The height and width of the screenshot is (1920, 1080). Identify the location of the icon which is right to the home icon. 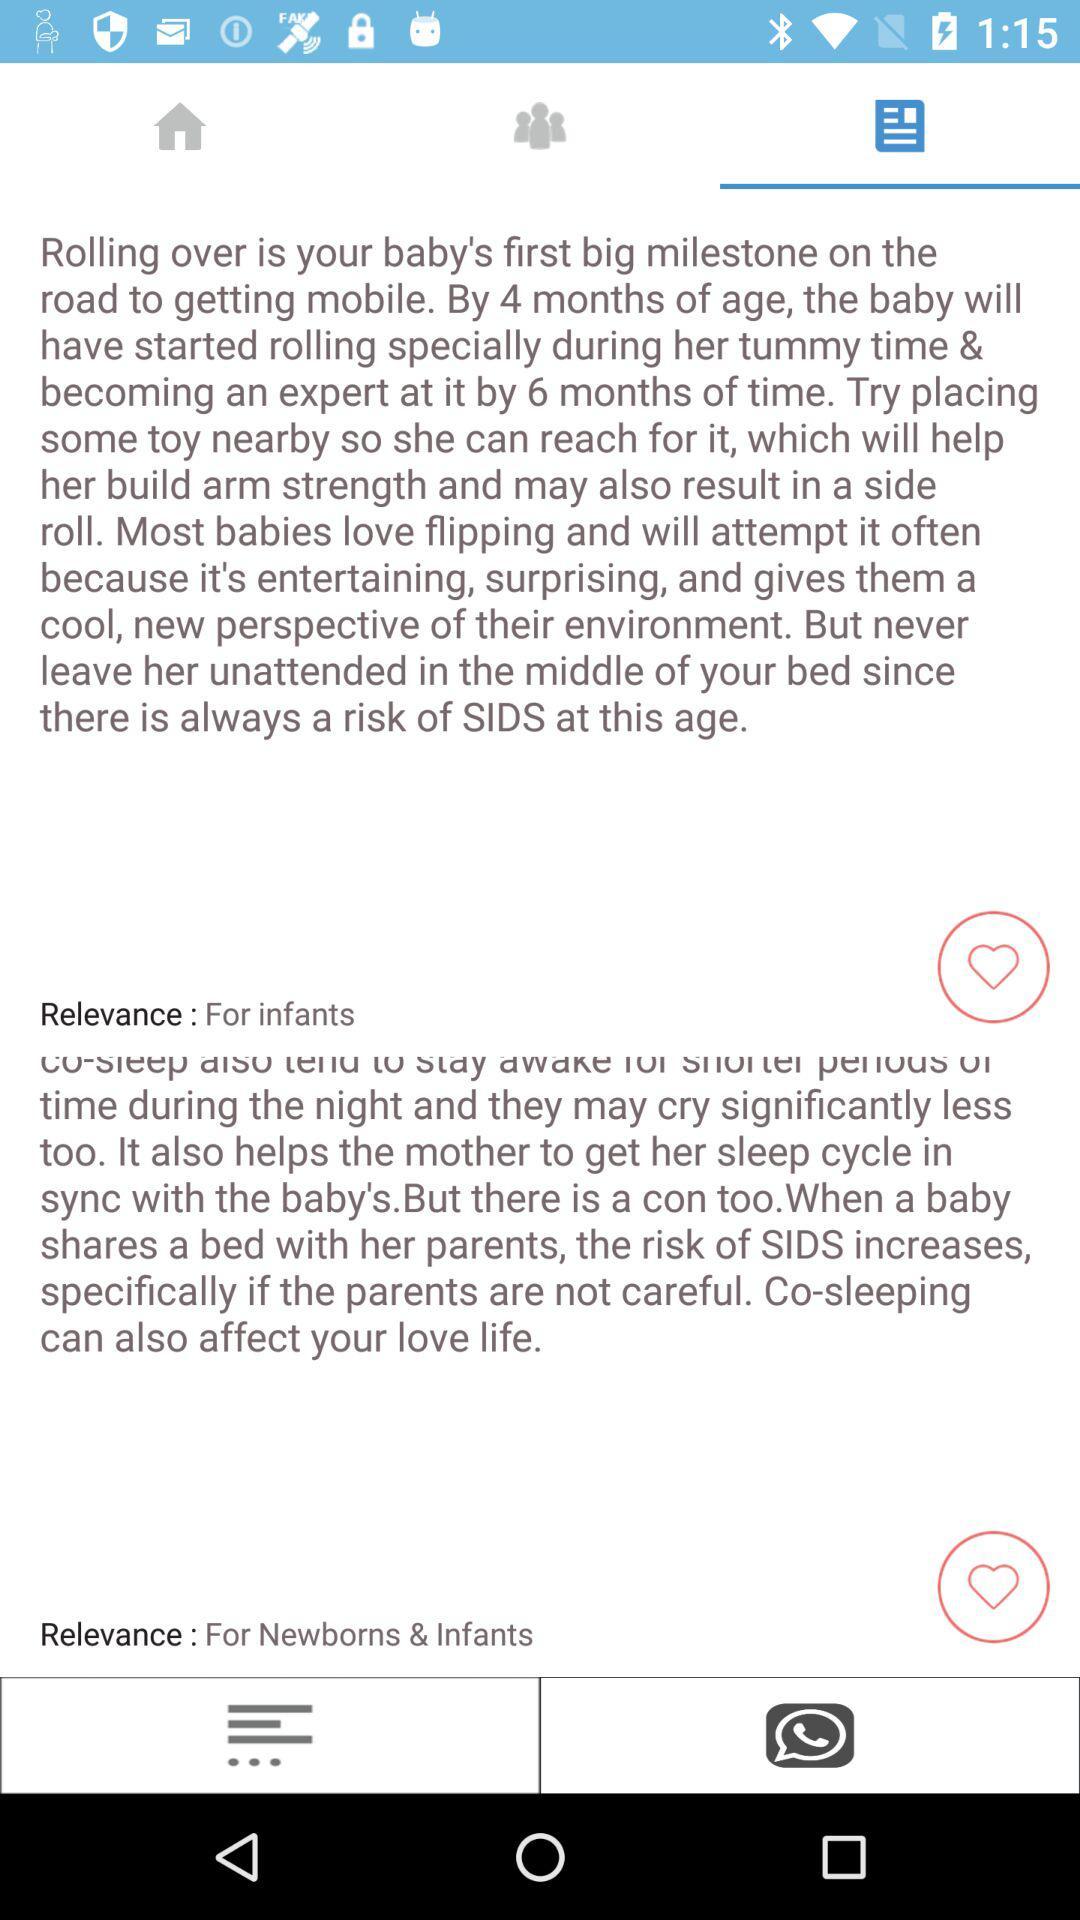
(540, 124).